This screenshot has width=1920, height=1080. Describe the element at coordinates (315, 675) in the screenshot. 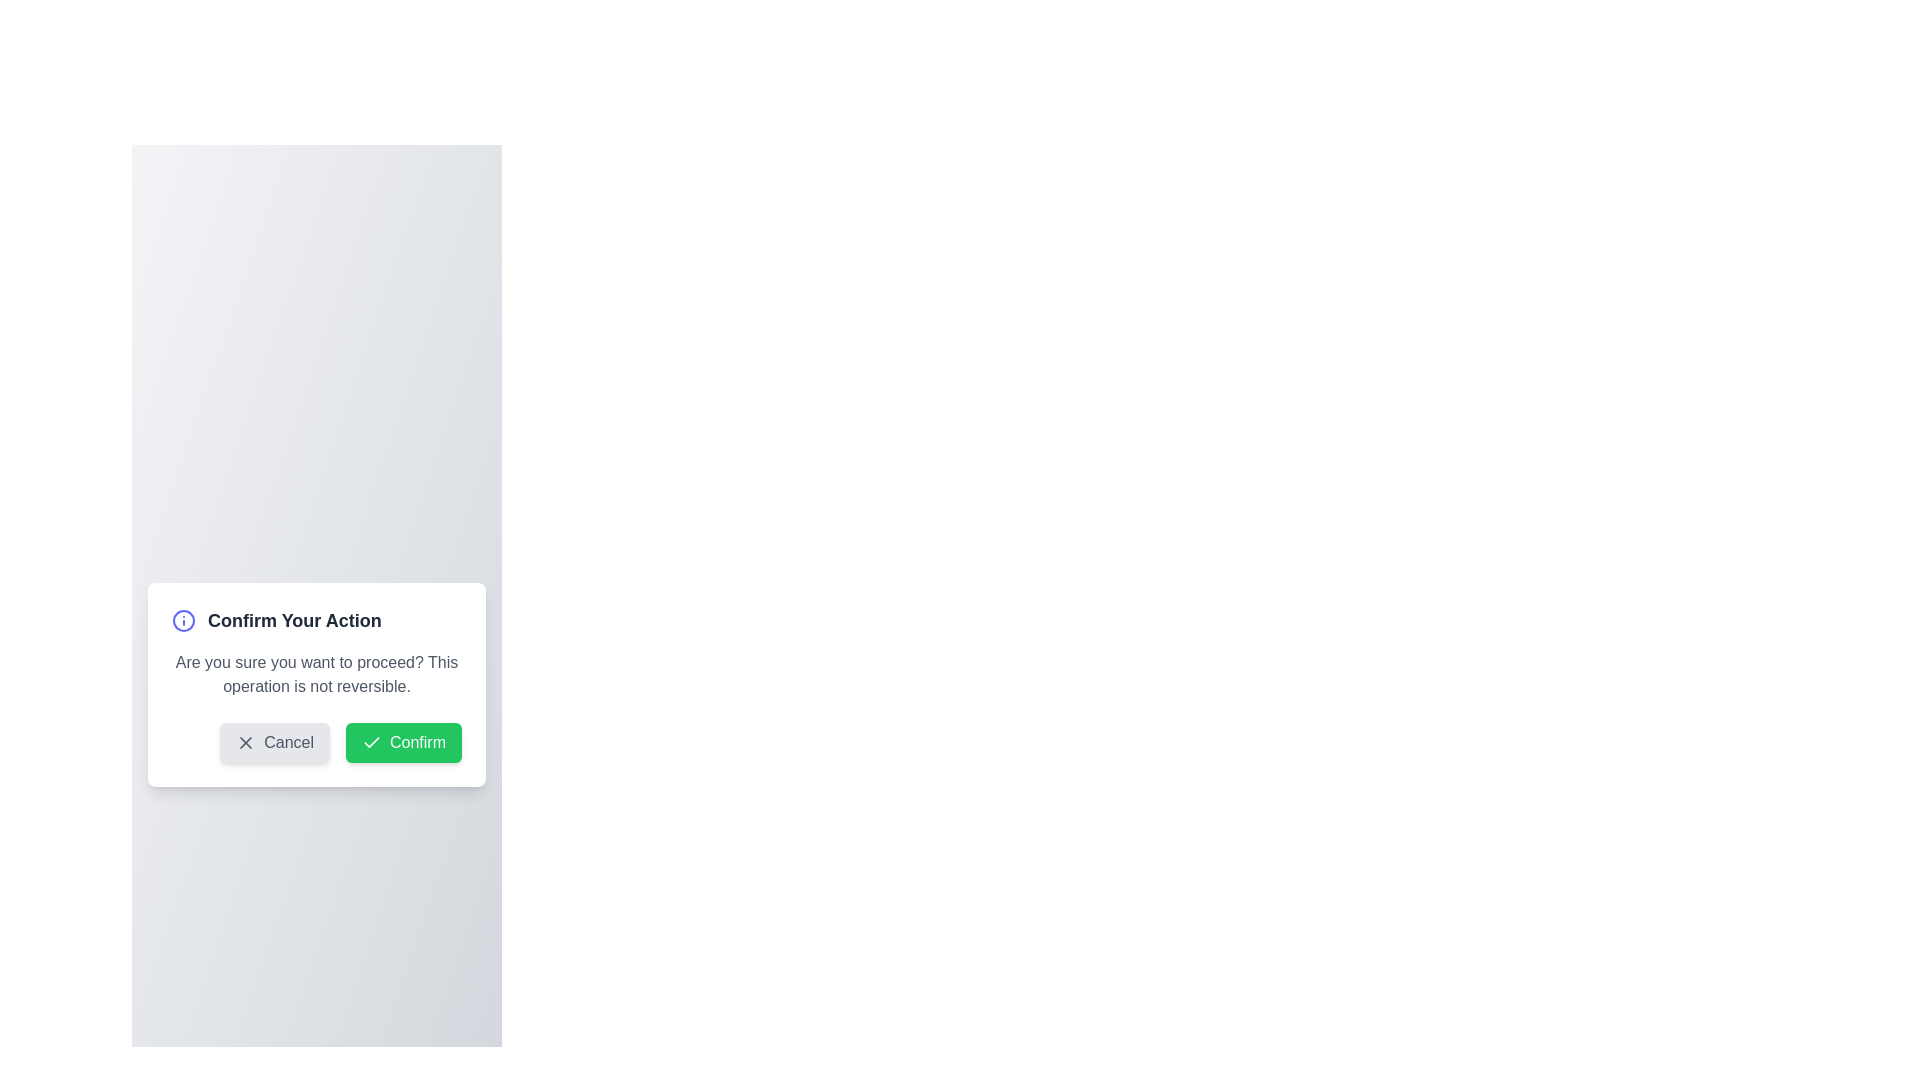

I see `the text block displaying the message 'Are you sure you want to proceed? This operation is not reversible.' within the light-themed dialog box` at that location.